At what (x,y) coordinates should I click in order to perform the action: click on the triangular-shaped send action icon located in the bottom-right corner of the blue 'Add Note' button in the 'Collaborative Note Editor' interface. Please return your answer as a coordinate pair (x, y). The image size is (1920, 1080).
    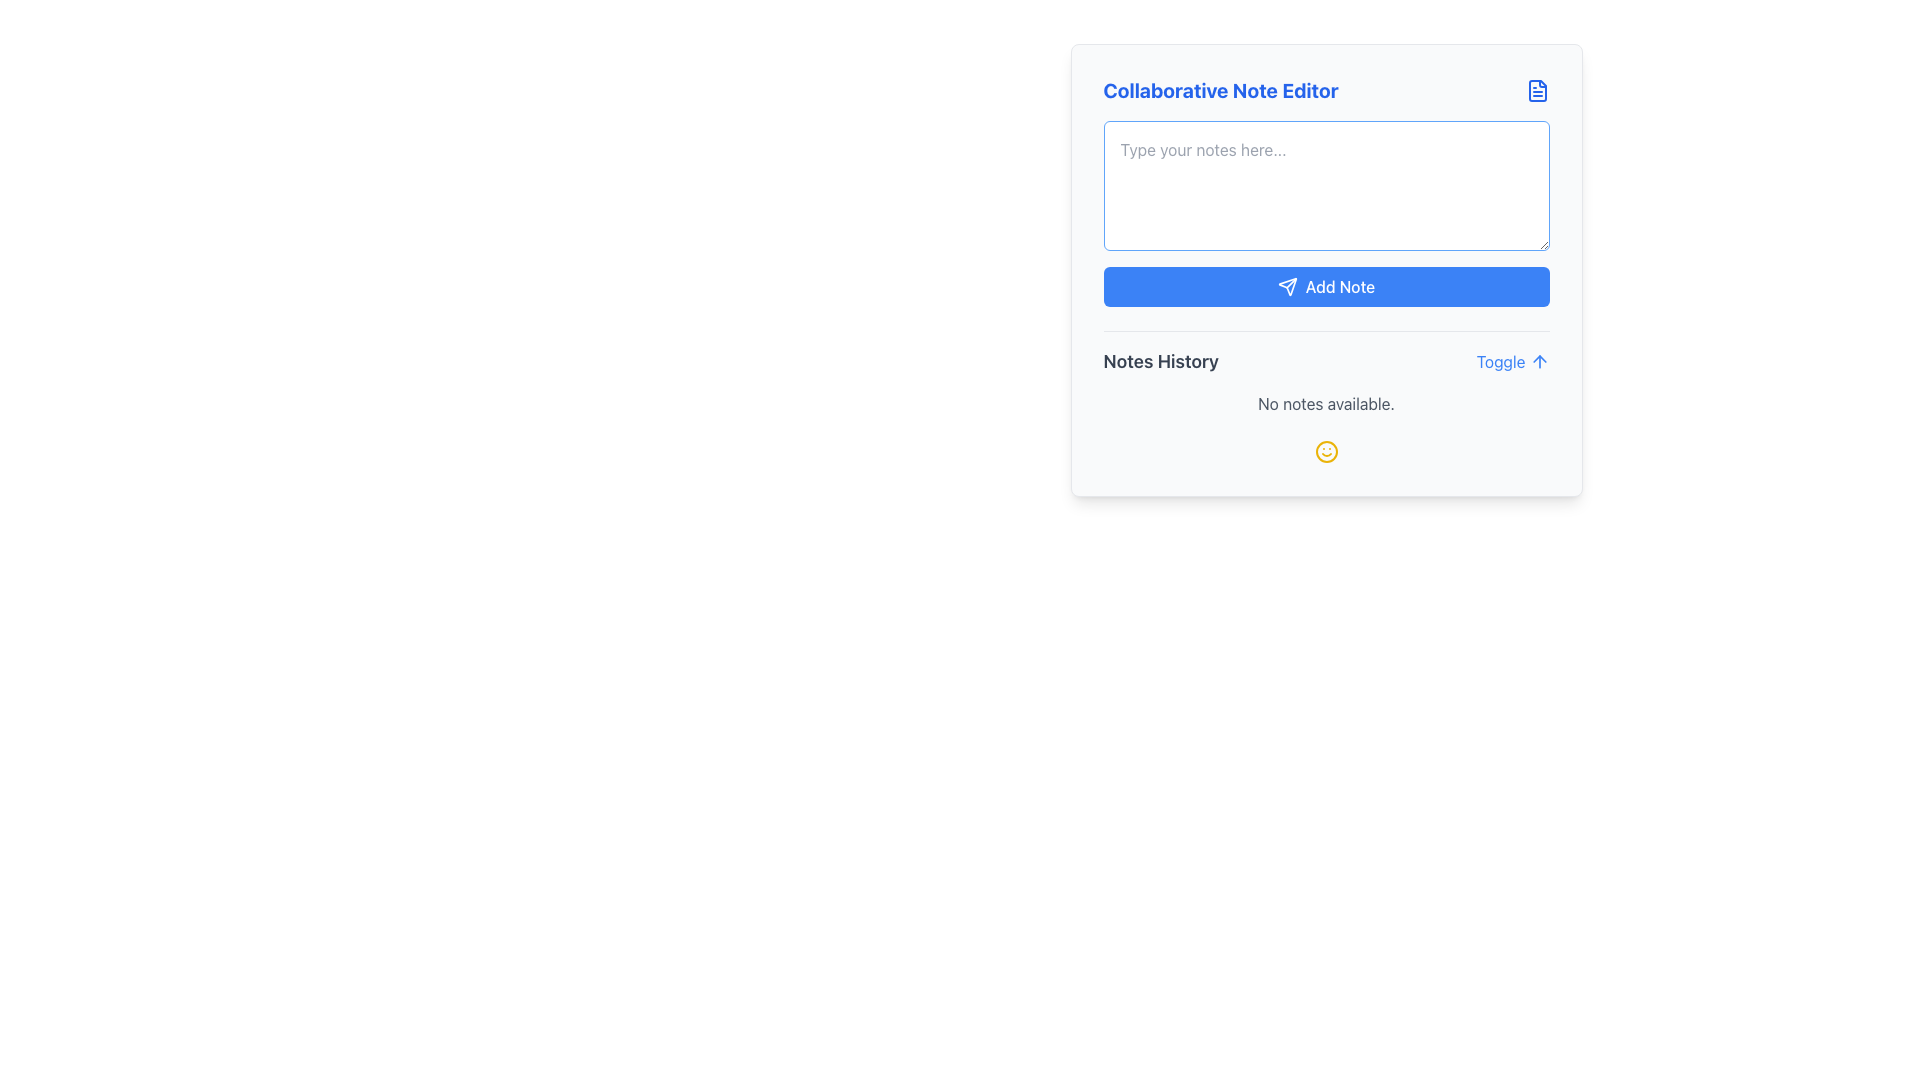
    Looking at the image, I should click on (1287, 286).